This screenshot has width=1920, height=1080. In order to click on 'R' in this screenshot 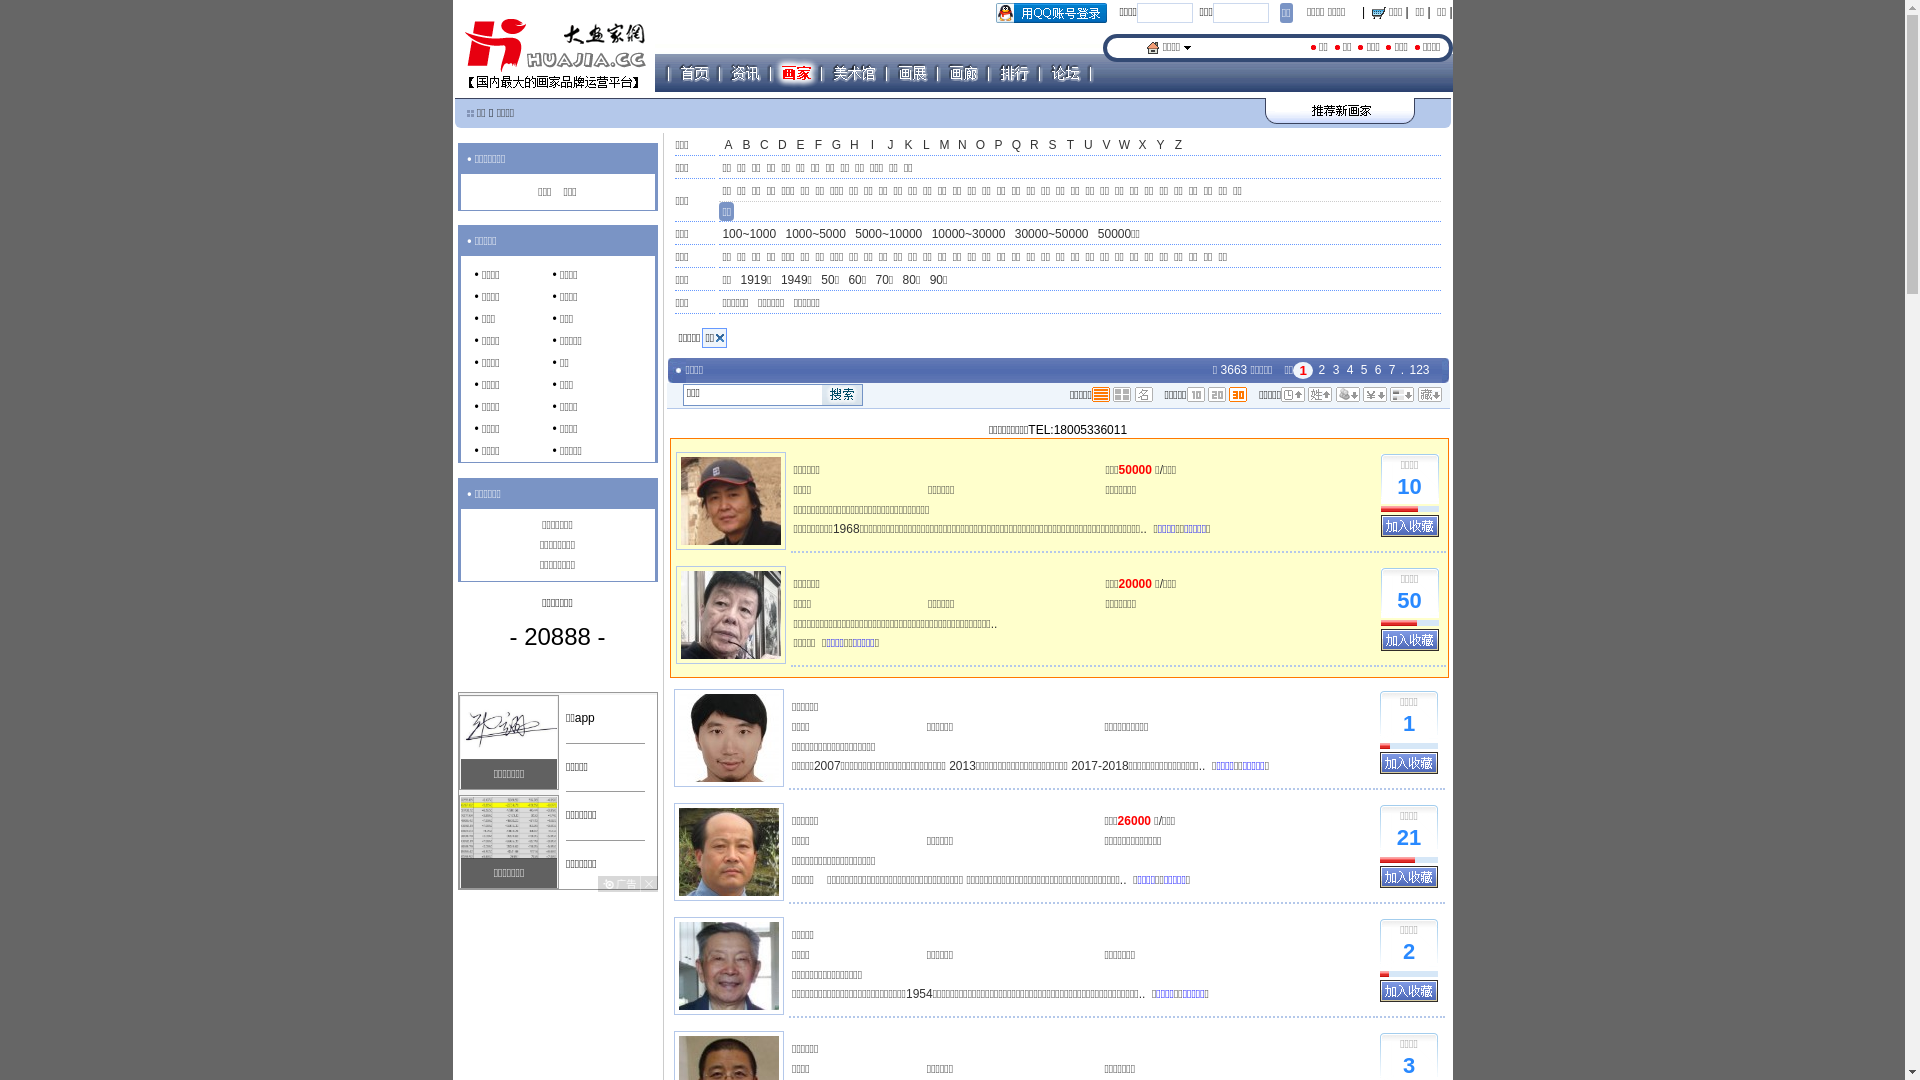, I will do `click(1033, 145)`.